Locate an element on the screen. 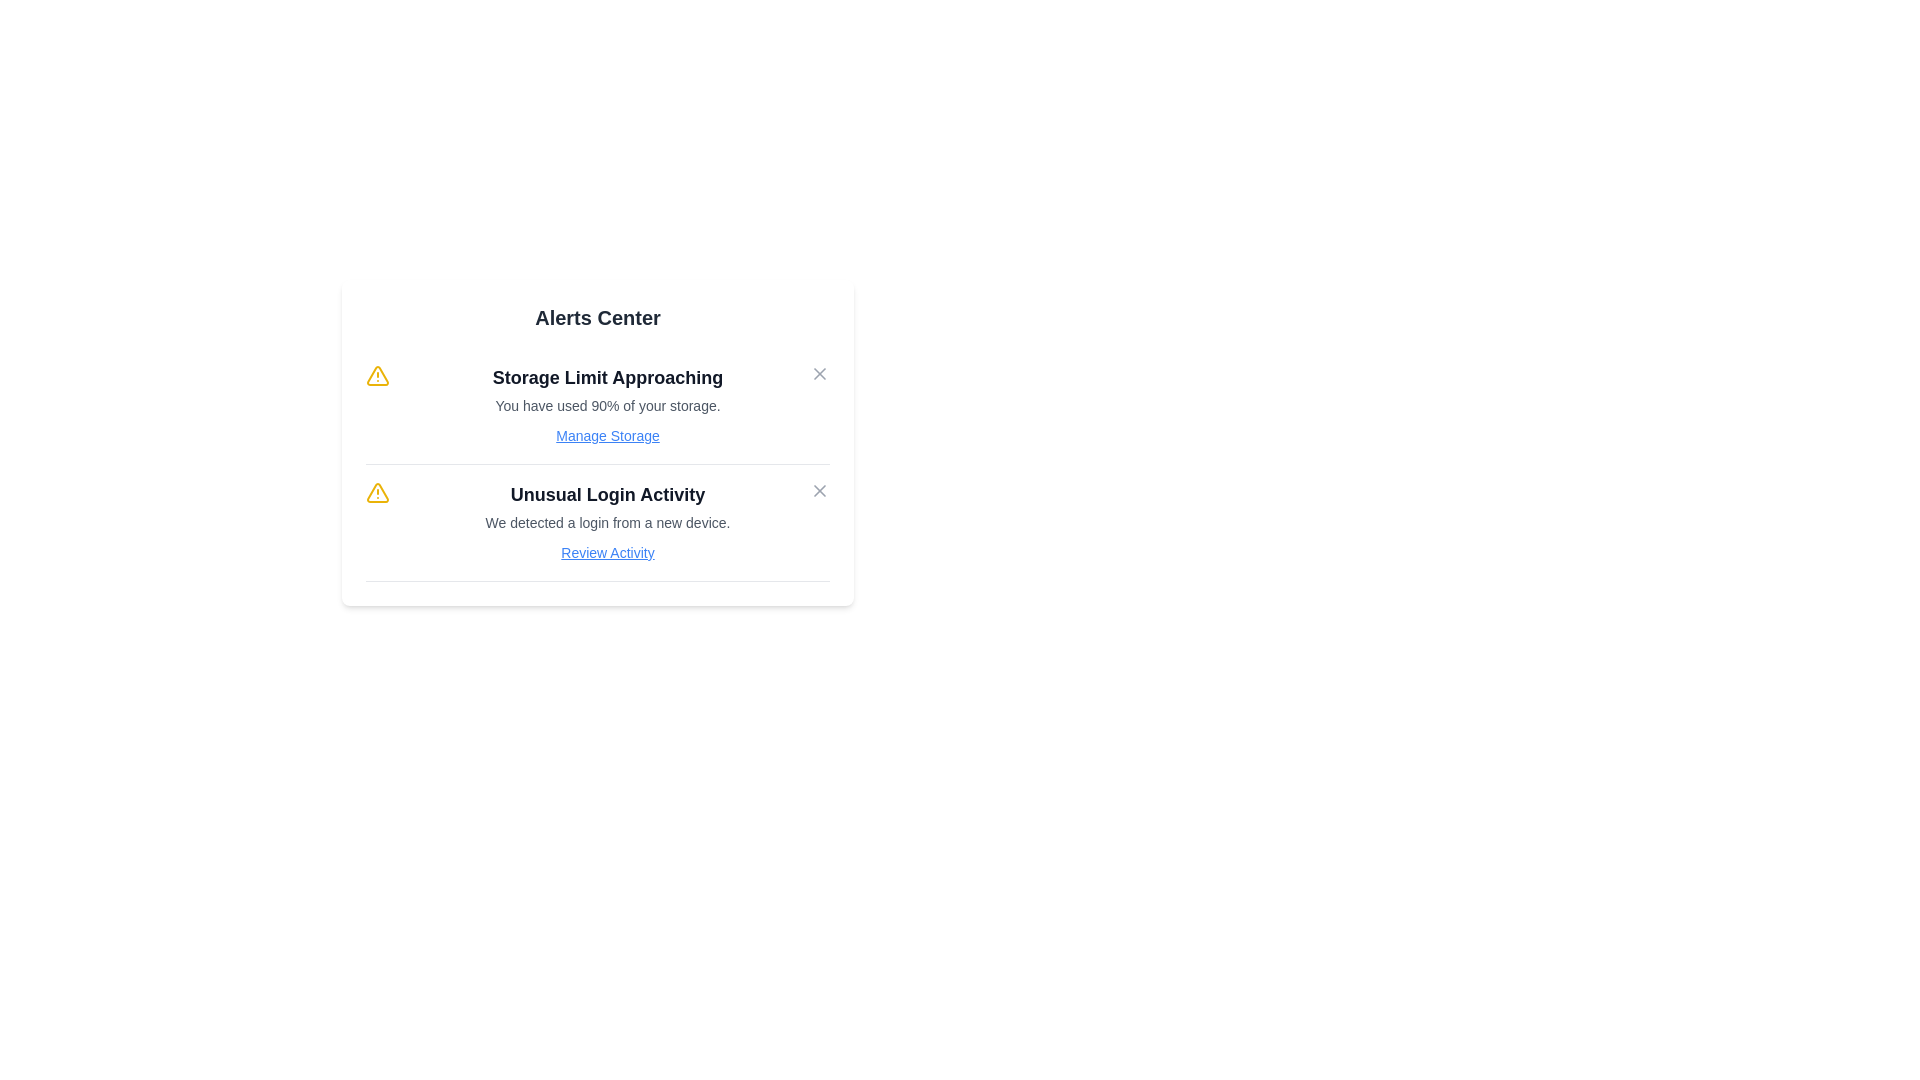 This screenshot has height=1080, width=1920. the icon corresponding to warning for the alert titled Unusual Login Activity is located at coordinates (378, 493).